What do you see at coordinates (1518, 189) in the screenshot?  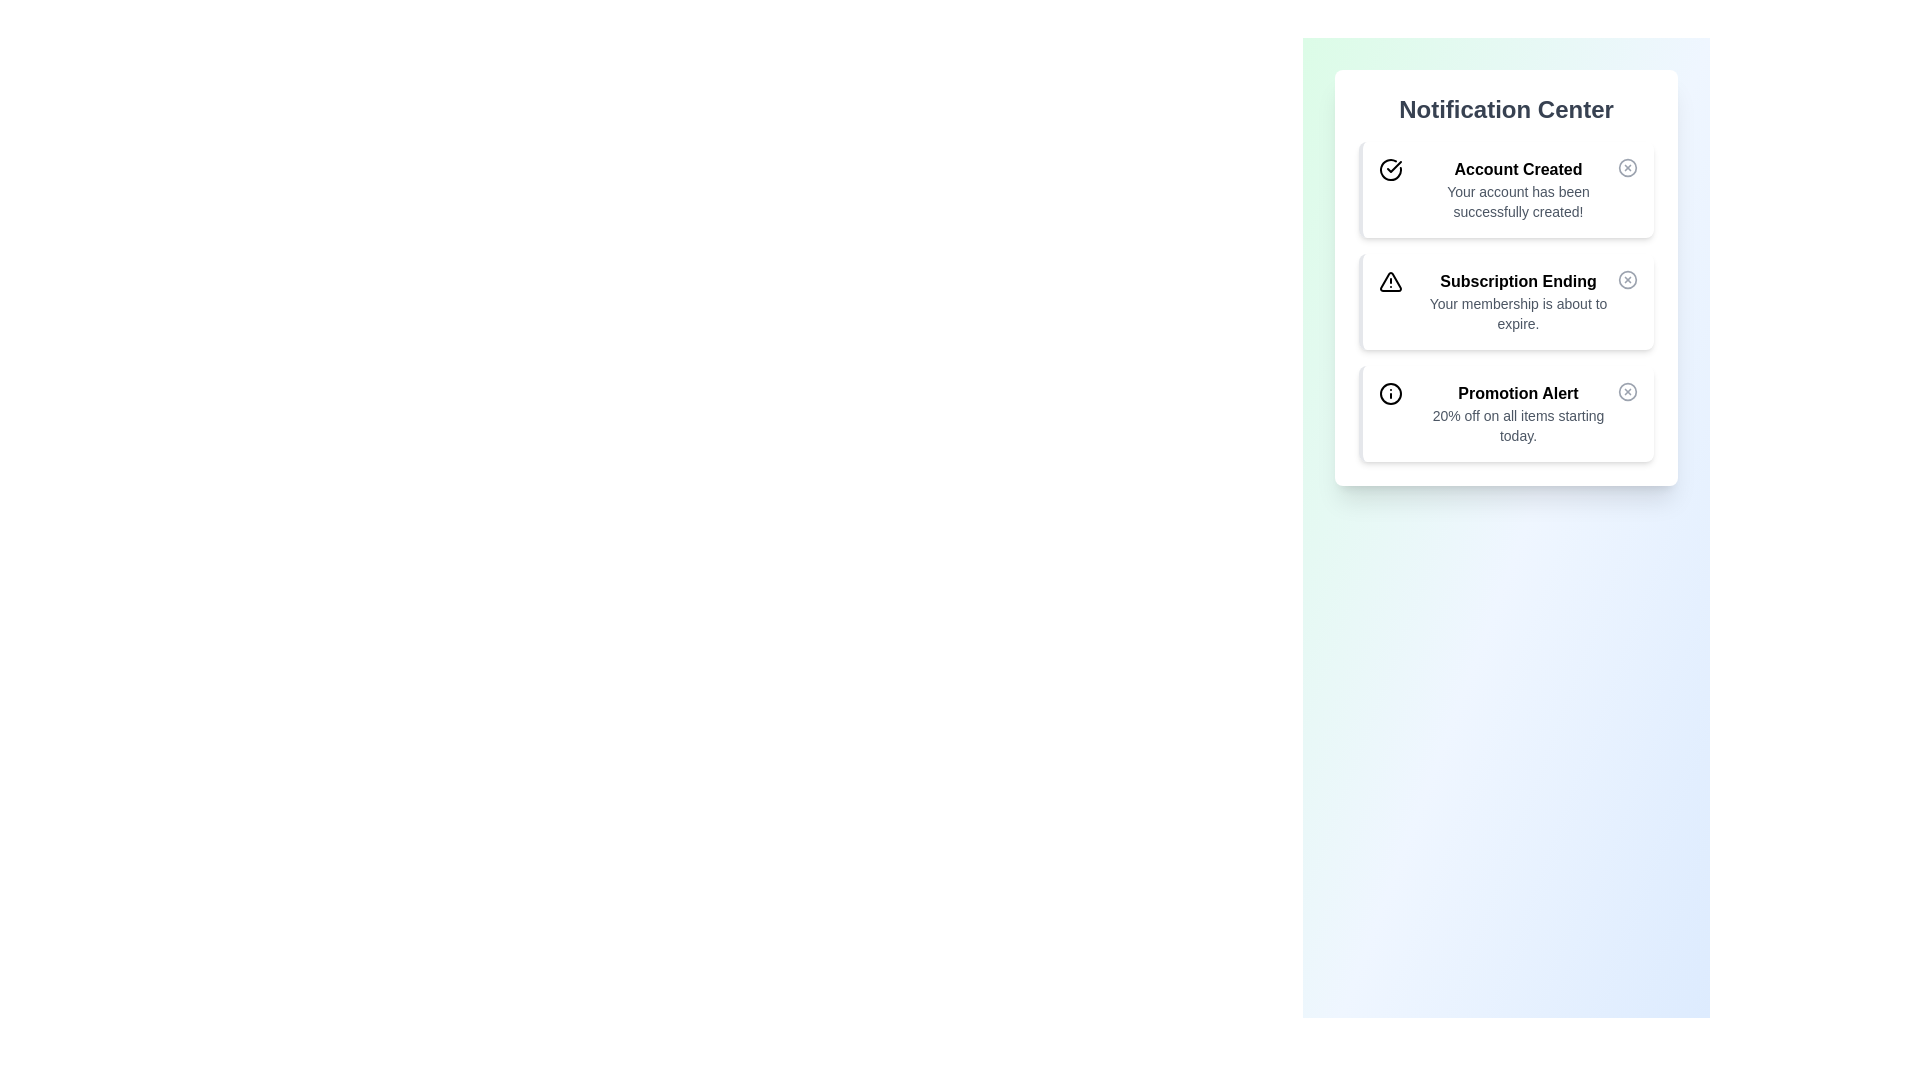 I see `the 'Account Created' text display within the notification box in the 'Notification Center' sidebar, which includes a green border and background` at bounding box center [1518, 189].